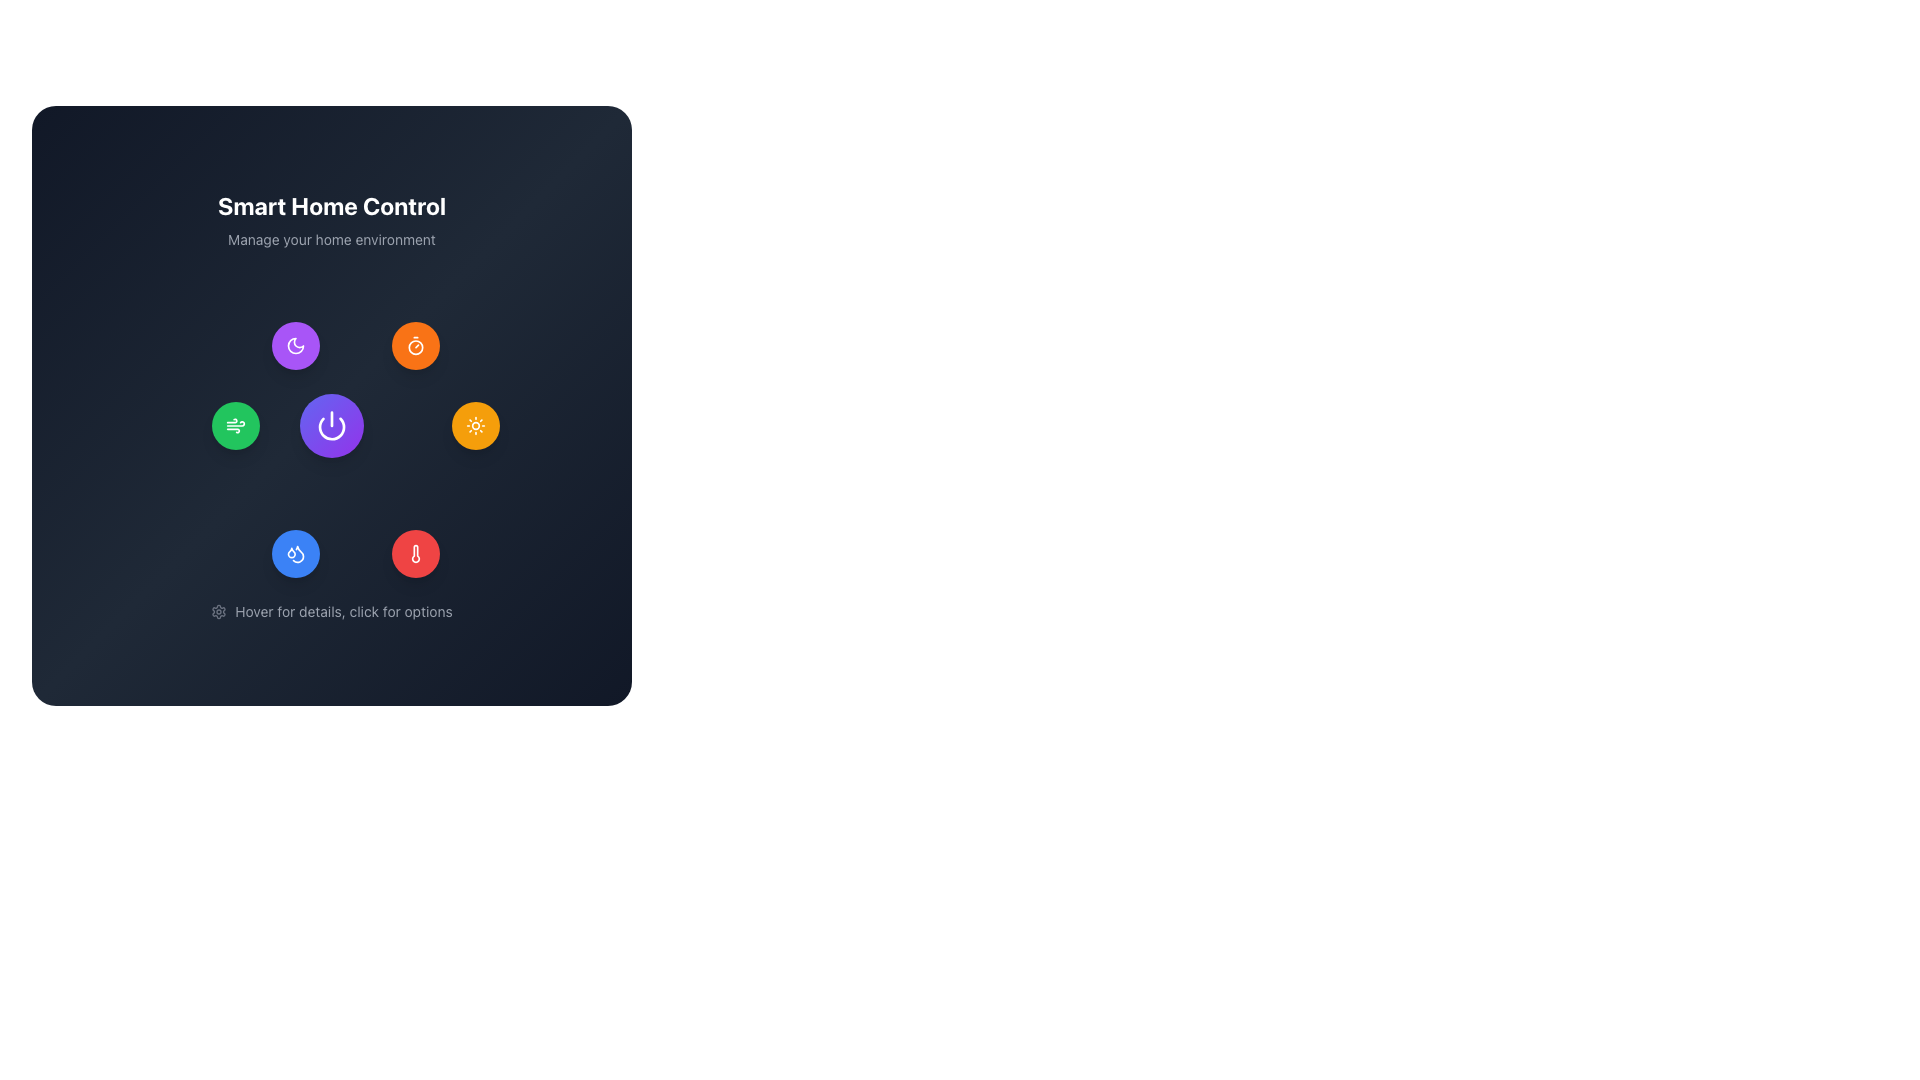 This screenshot has width=1920, height=1080. I want to click on the temperature control button located near the bottom of the interface, aligned horizontally with another button featuring a blue background, so click(415, 554).